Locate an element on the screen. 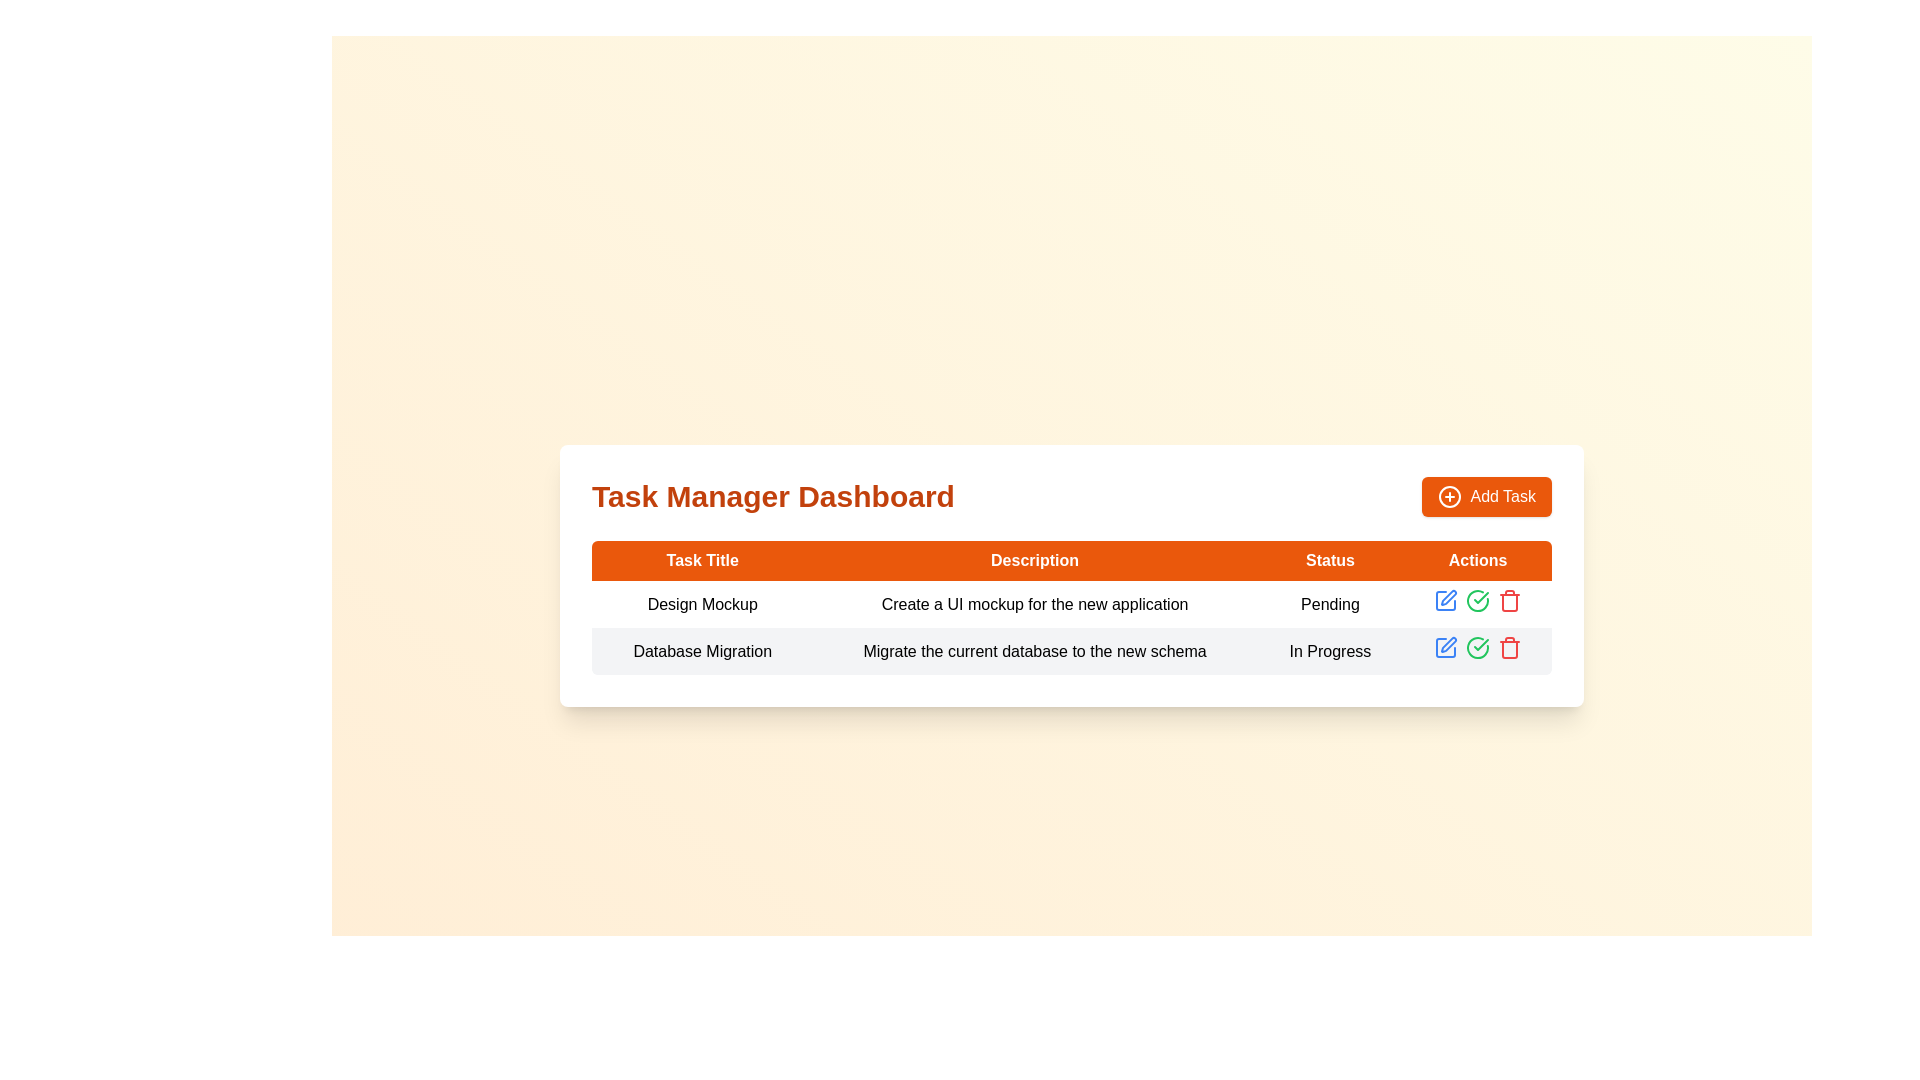 The image size is (1920, 1080). the 'Add New Task' button located at the top-right corner of the 'Task Manager Dashboard' to change its visual state is located at coordinates (1487, 496).